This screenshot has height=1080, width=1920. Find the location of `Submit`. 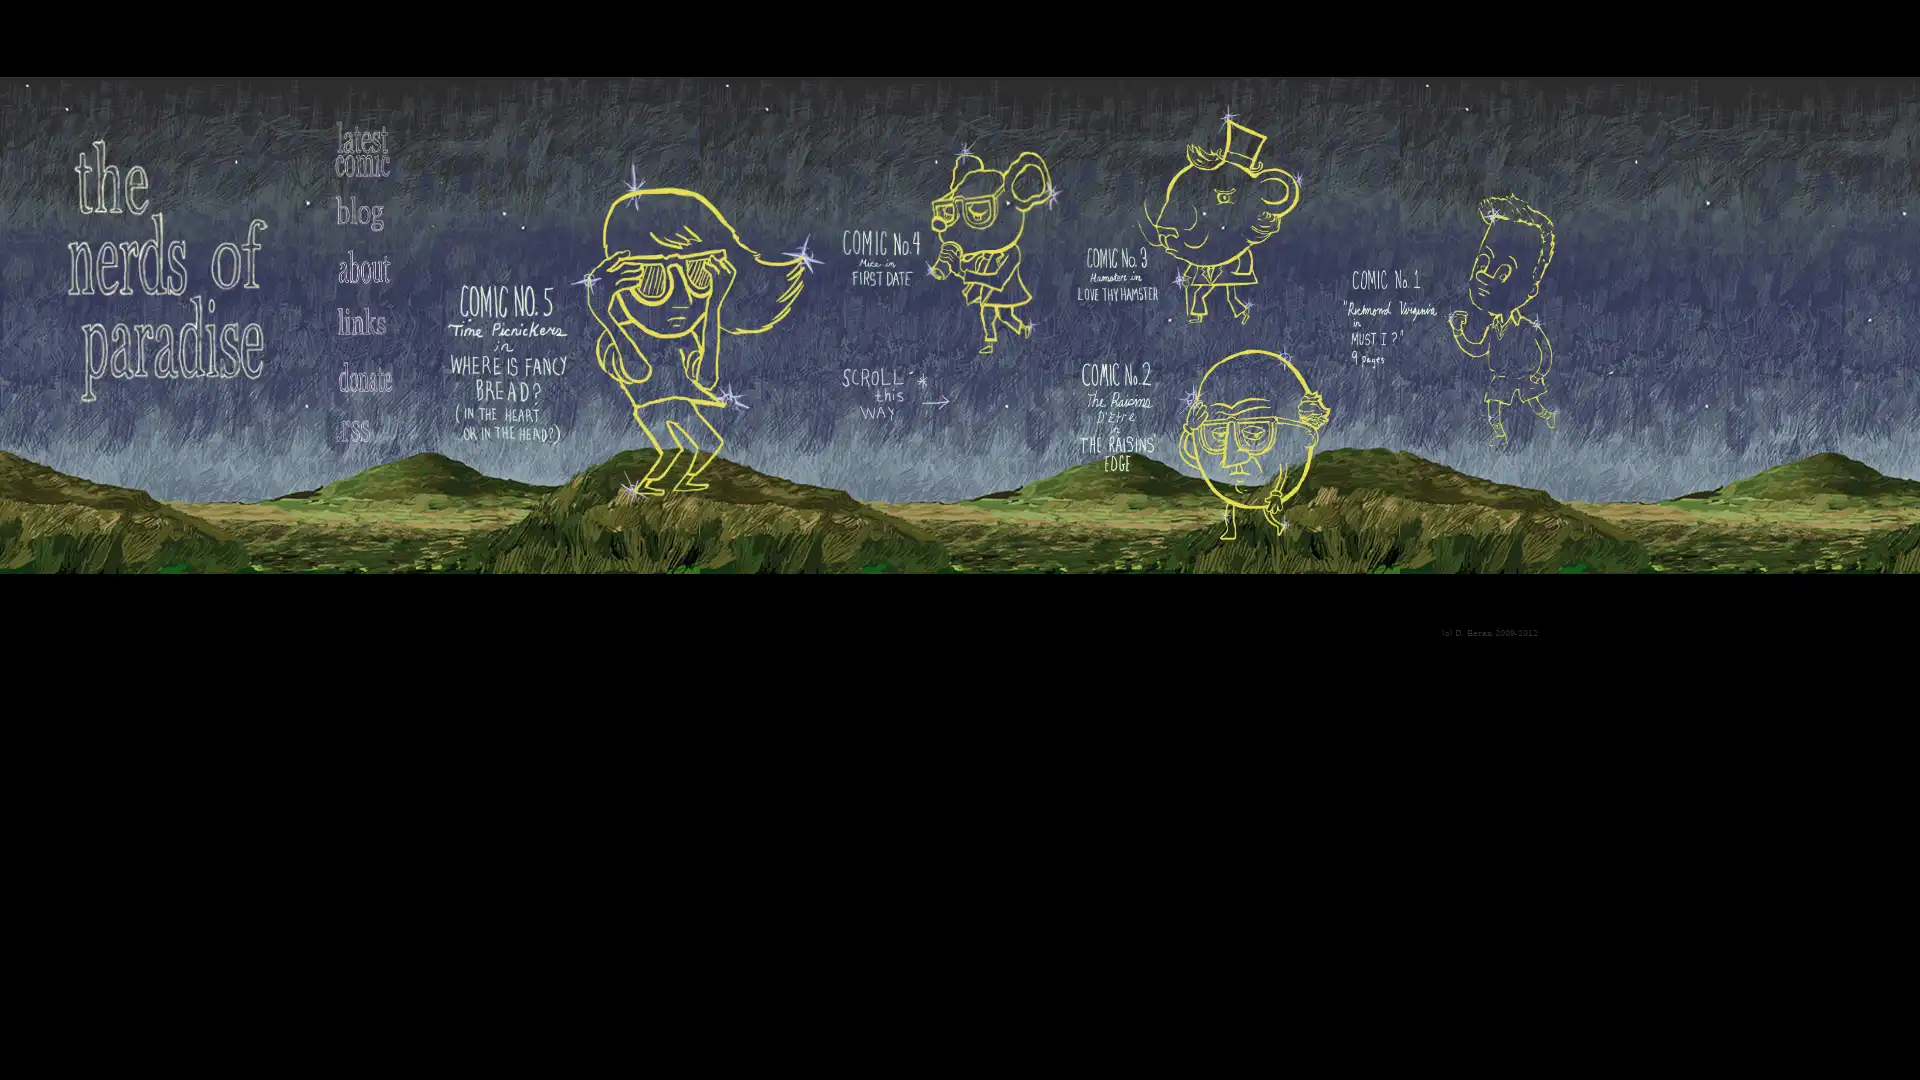

Submit is located at coordinates (364, 377).